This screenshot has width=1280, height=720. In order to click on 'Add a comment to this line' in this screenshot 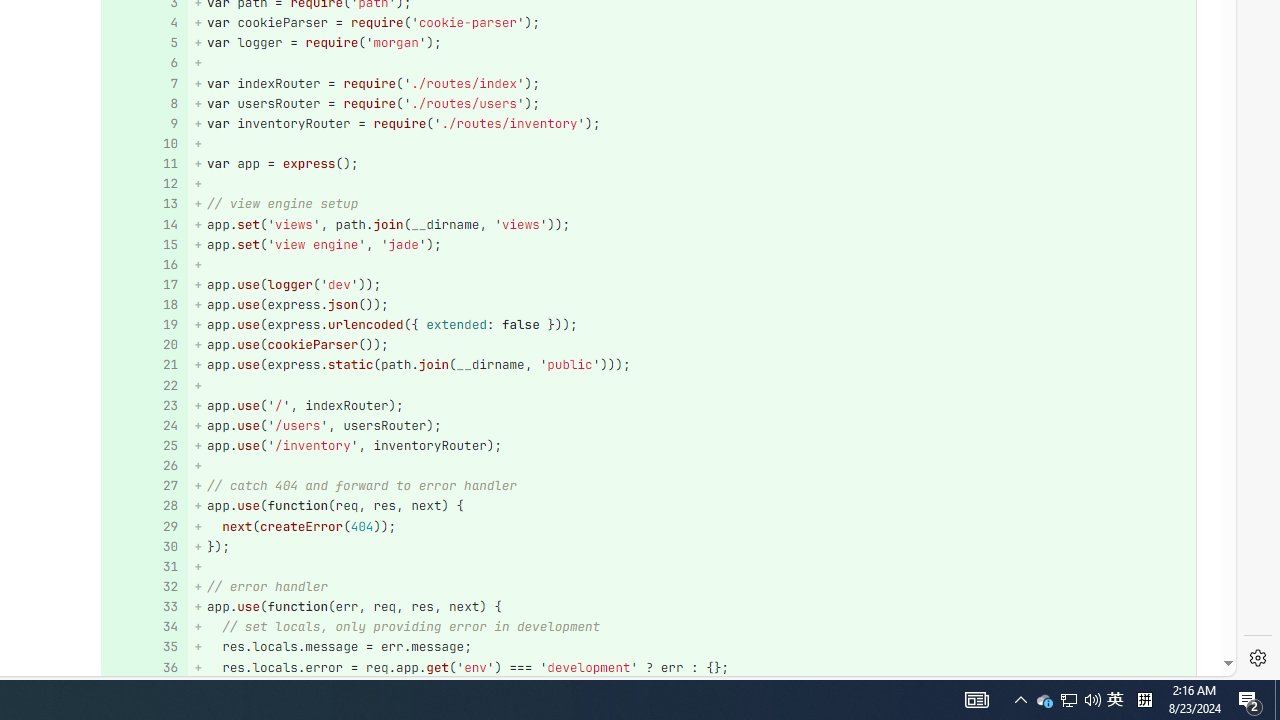, I will do `click(137, 667)`.